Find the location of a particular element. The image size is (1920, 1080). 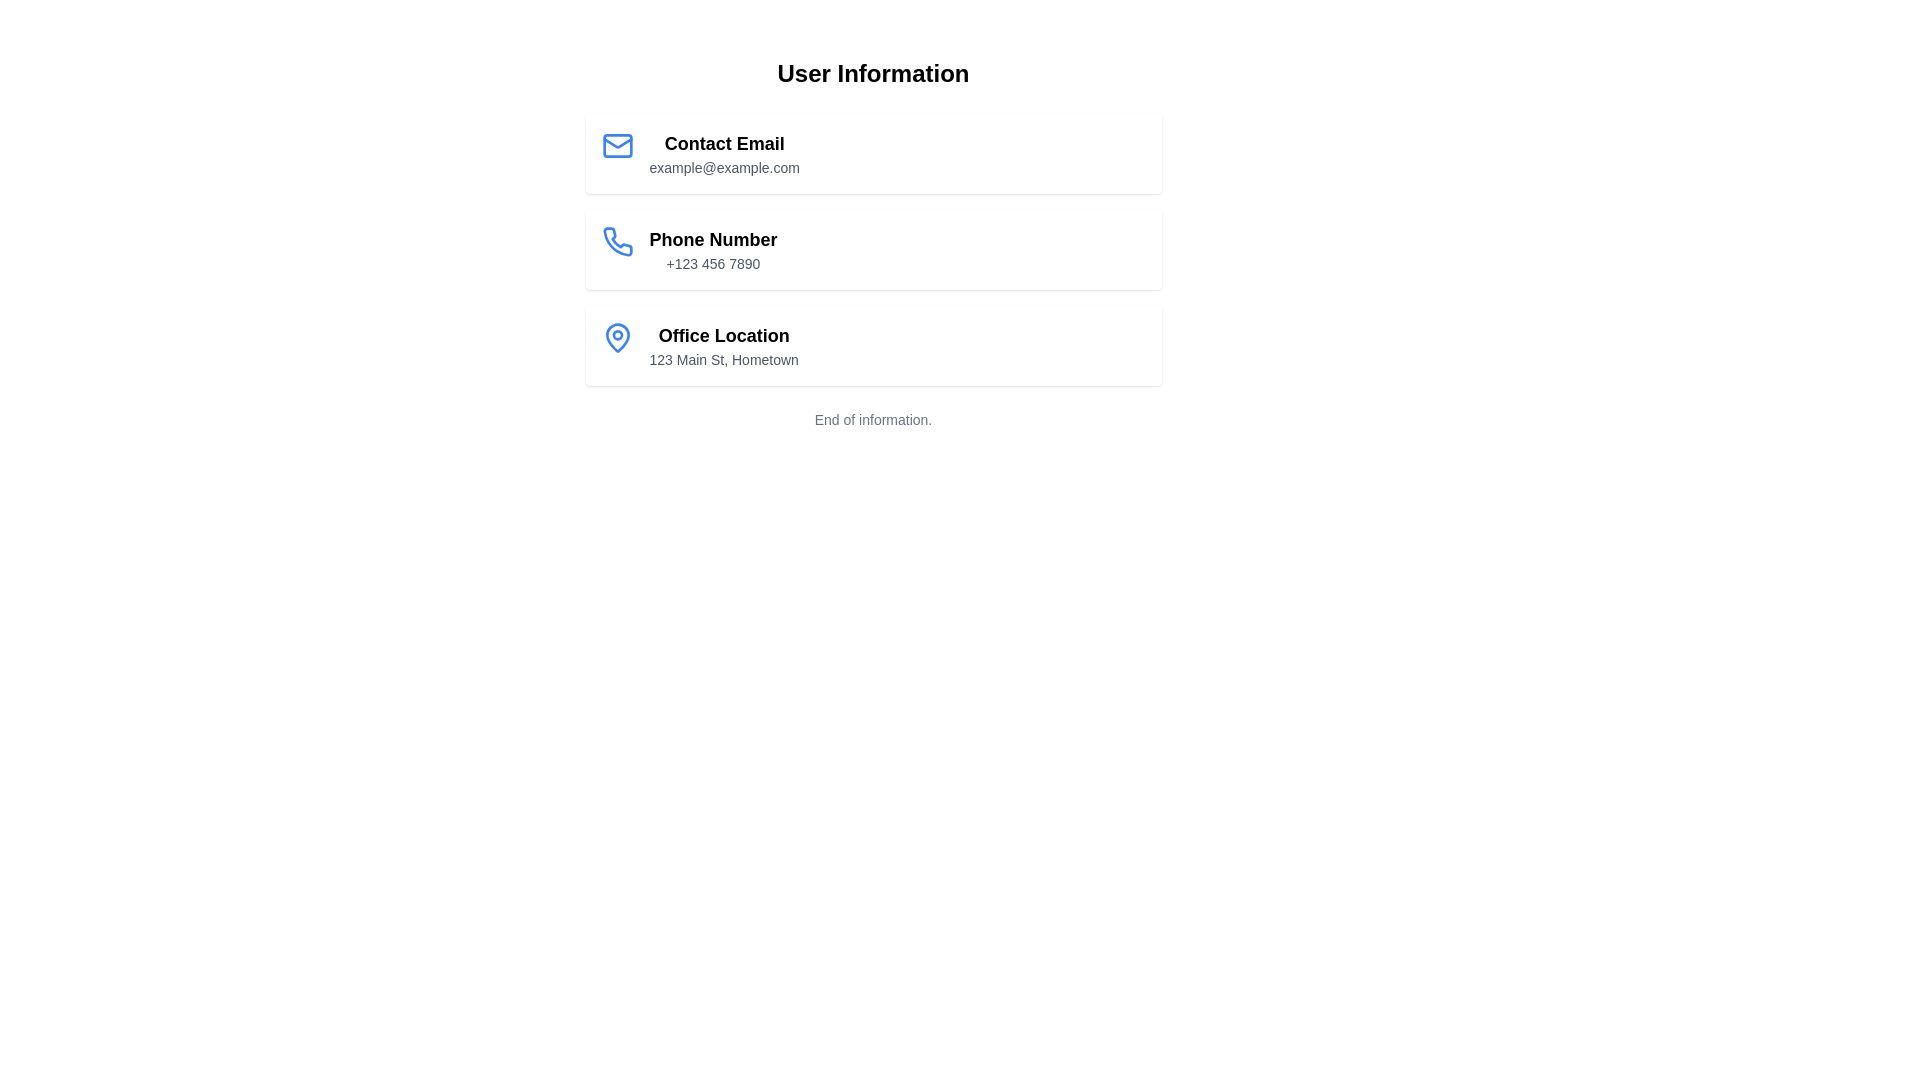

static address text located beneath the 'Office Location' header in the 'User Information' section is located at coordinates (723, 358).